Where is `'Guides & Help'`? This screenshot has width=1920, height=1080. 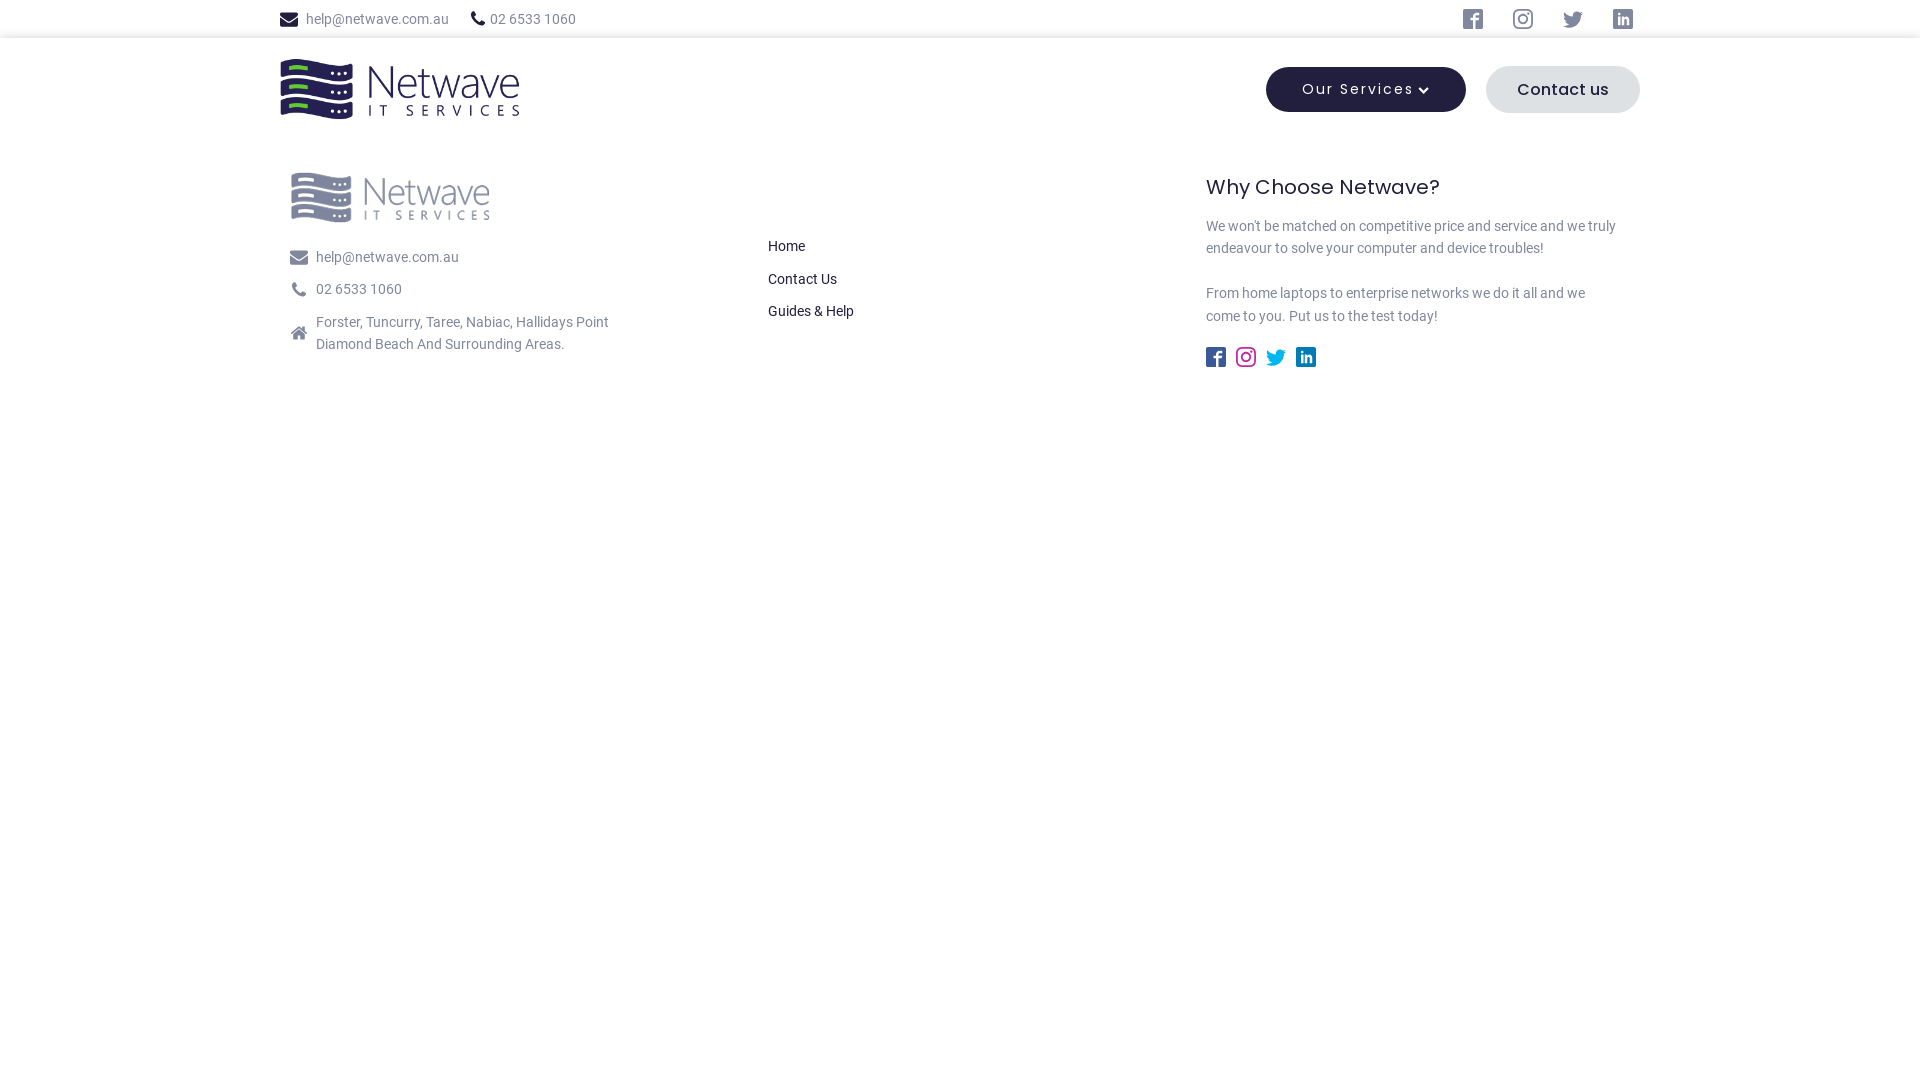
'Guides & Help' is located at coordinates (747, 311).